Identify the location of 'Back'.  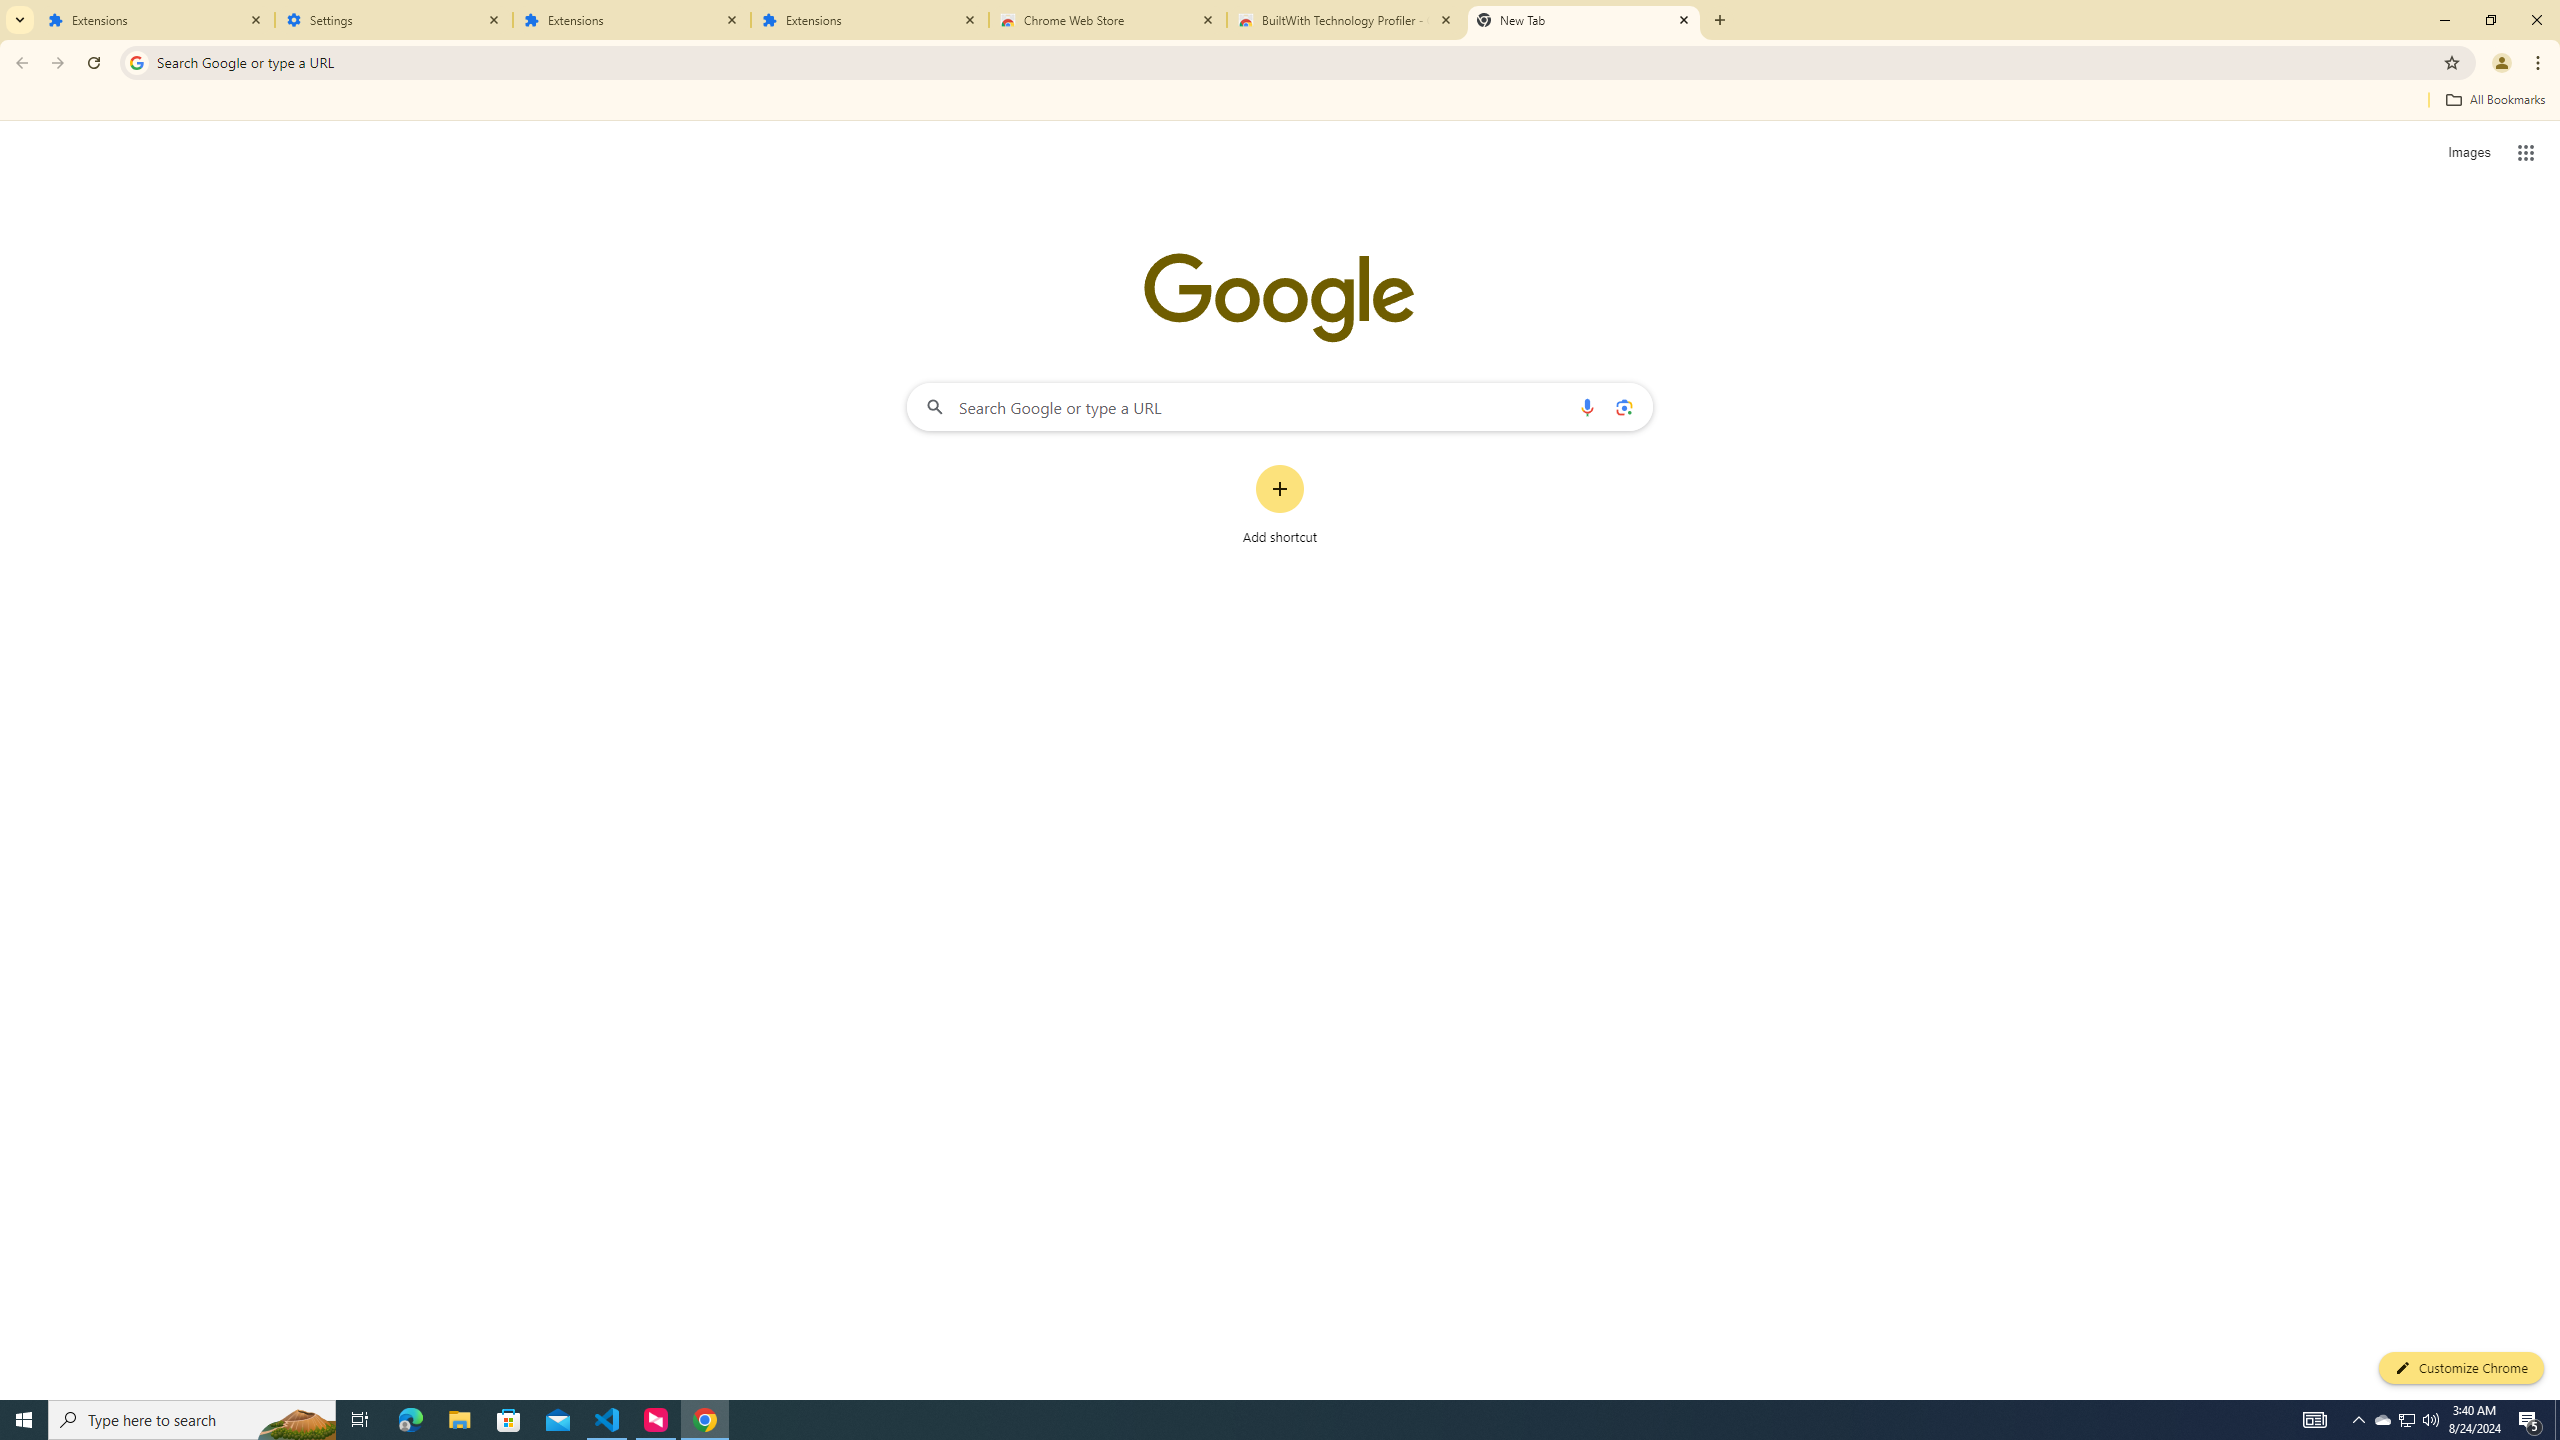
(19, 62).